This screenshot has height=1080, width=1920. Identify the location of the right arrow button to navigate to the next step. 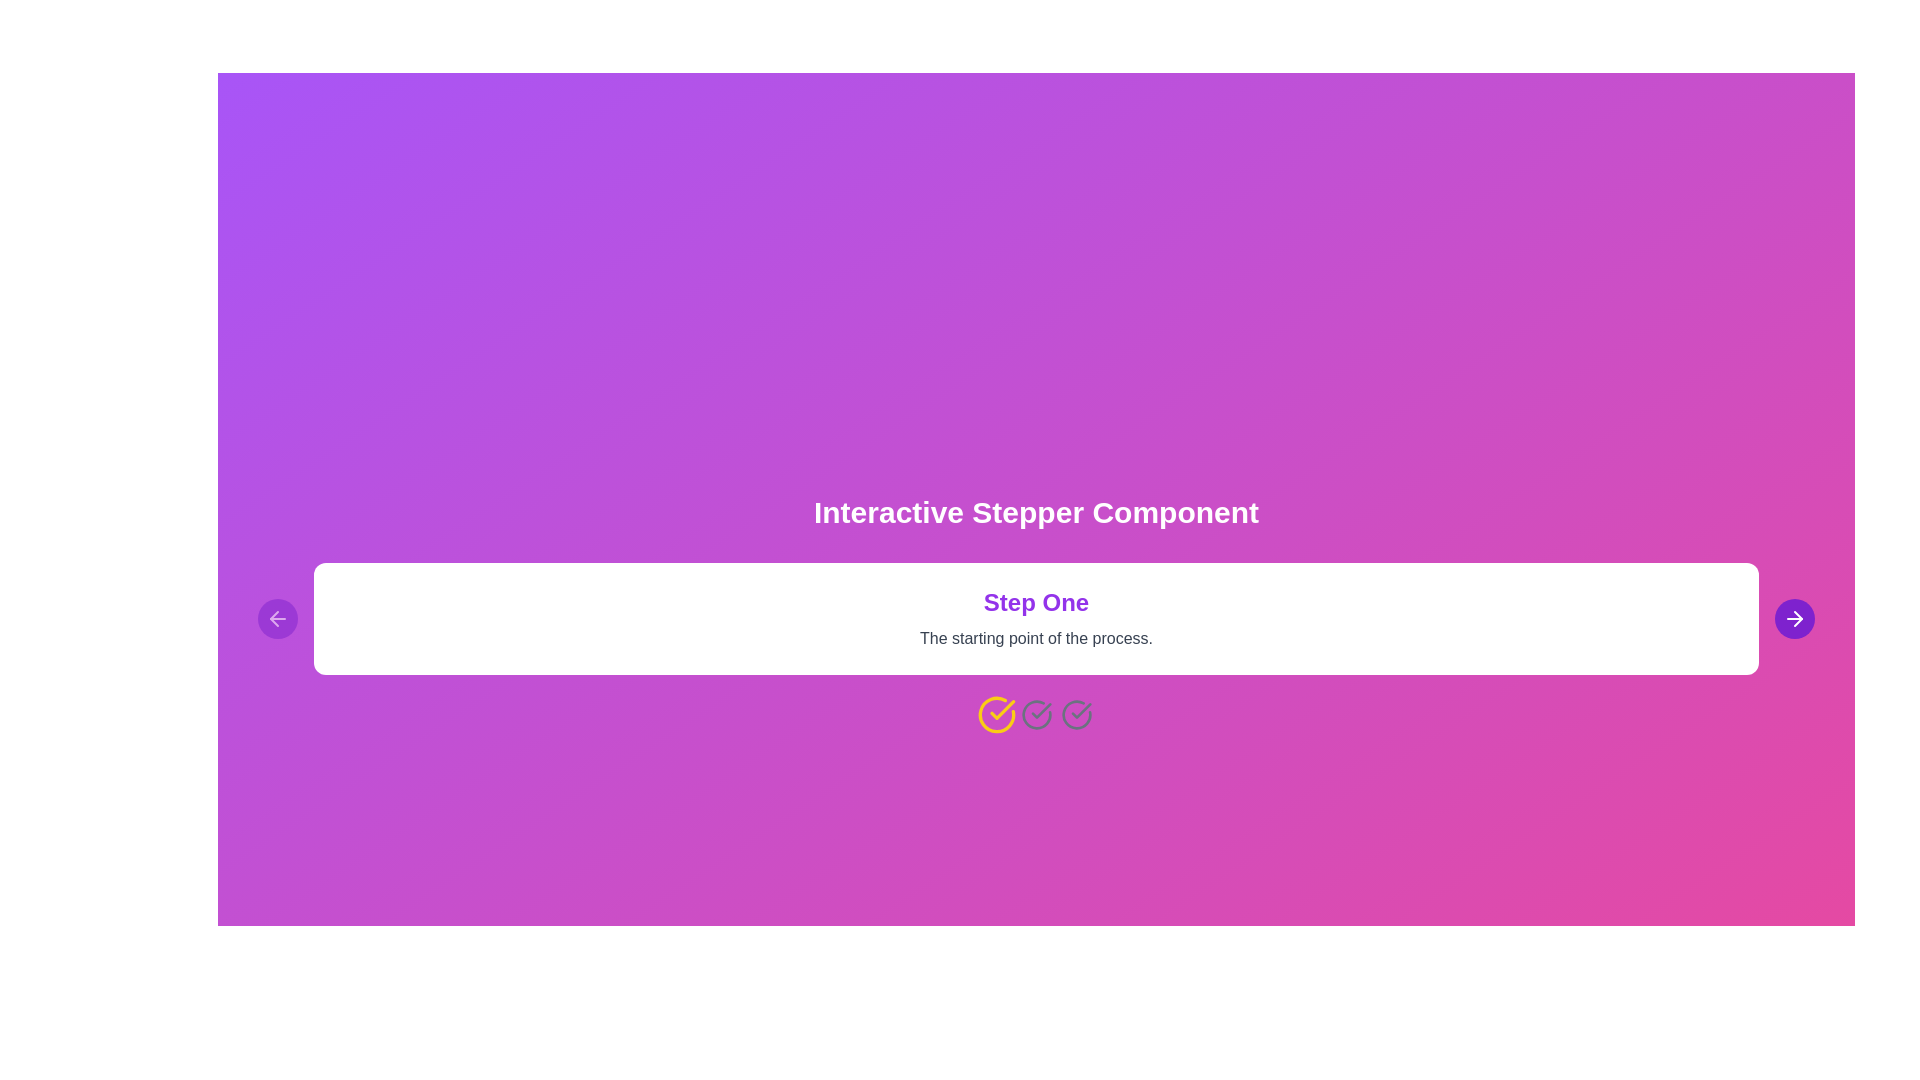
(1795, 617).